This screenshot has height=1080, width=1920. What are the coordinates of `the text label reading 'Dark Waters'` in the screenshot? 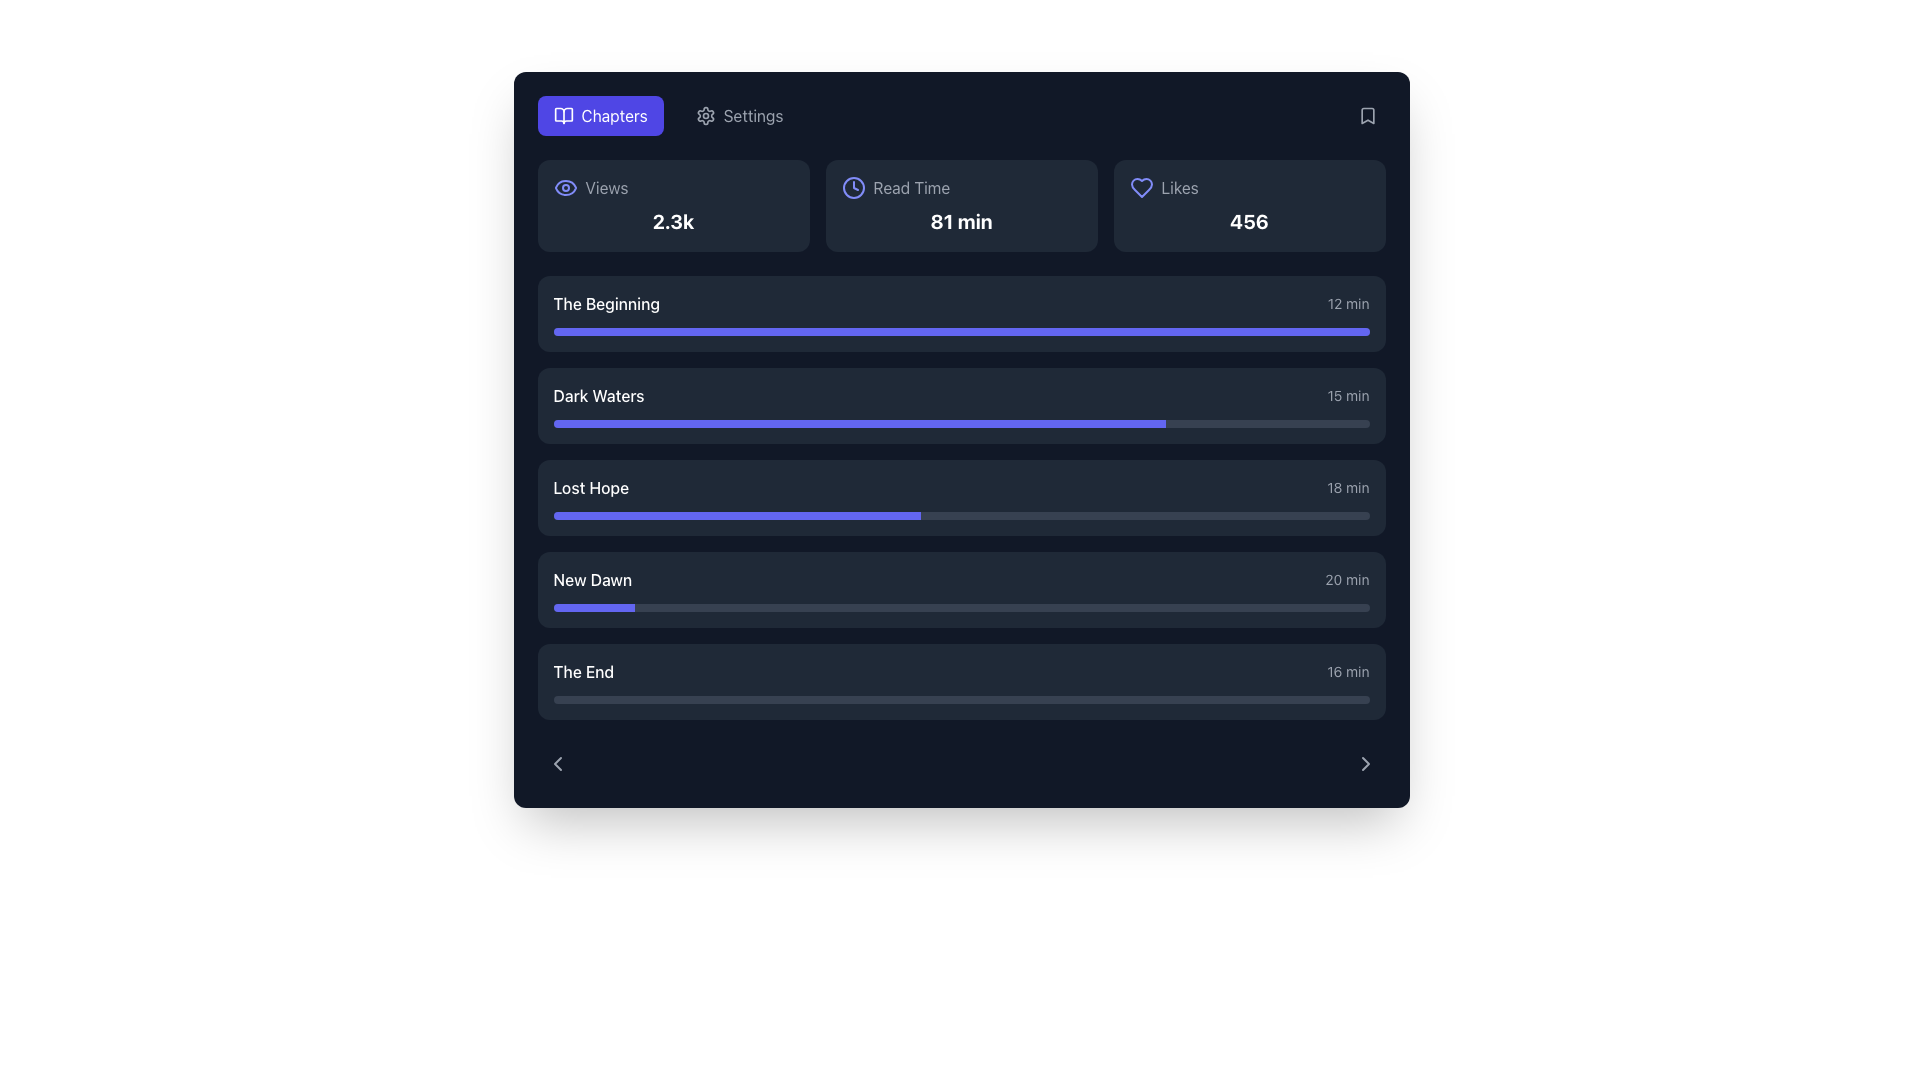 It's located at (598, 396).